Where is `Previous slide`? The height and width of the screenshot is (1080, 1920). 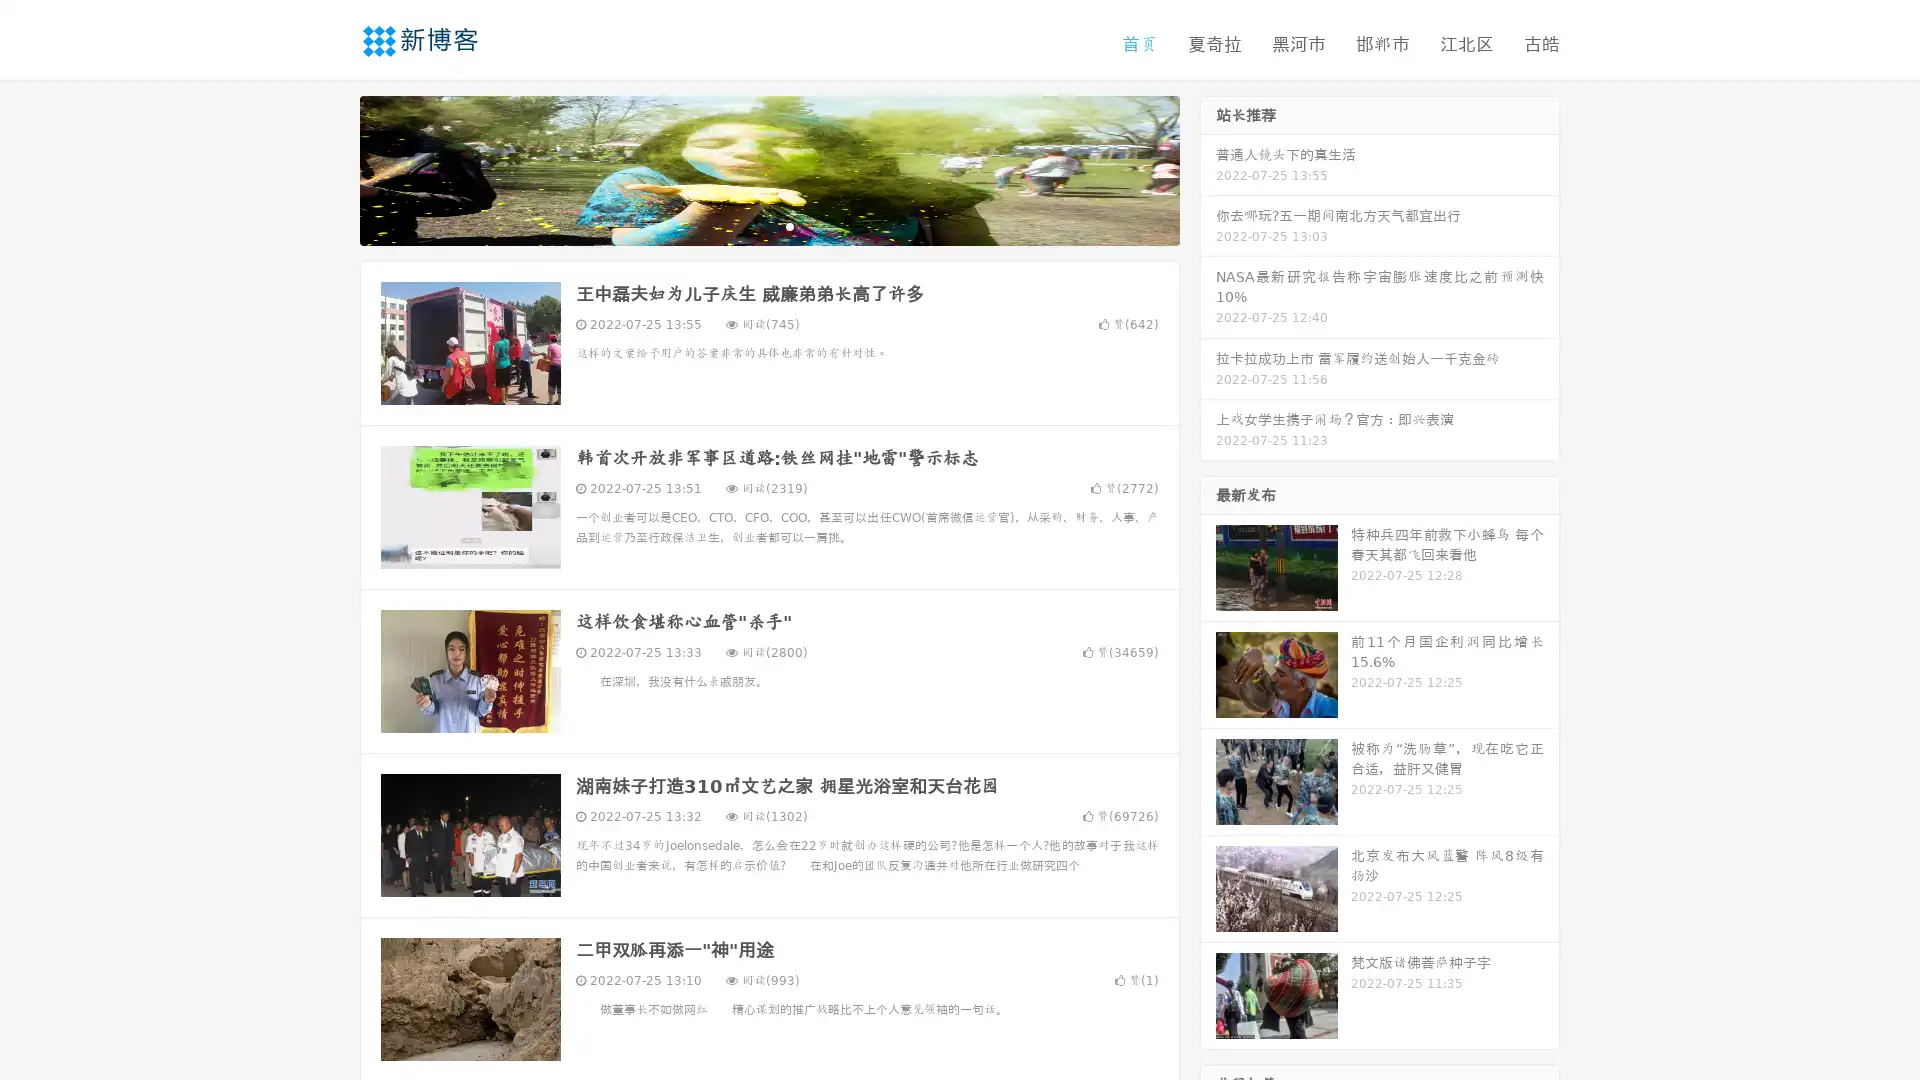 Previous slide is located at coordinates (330, 168).